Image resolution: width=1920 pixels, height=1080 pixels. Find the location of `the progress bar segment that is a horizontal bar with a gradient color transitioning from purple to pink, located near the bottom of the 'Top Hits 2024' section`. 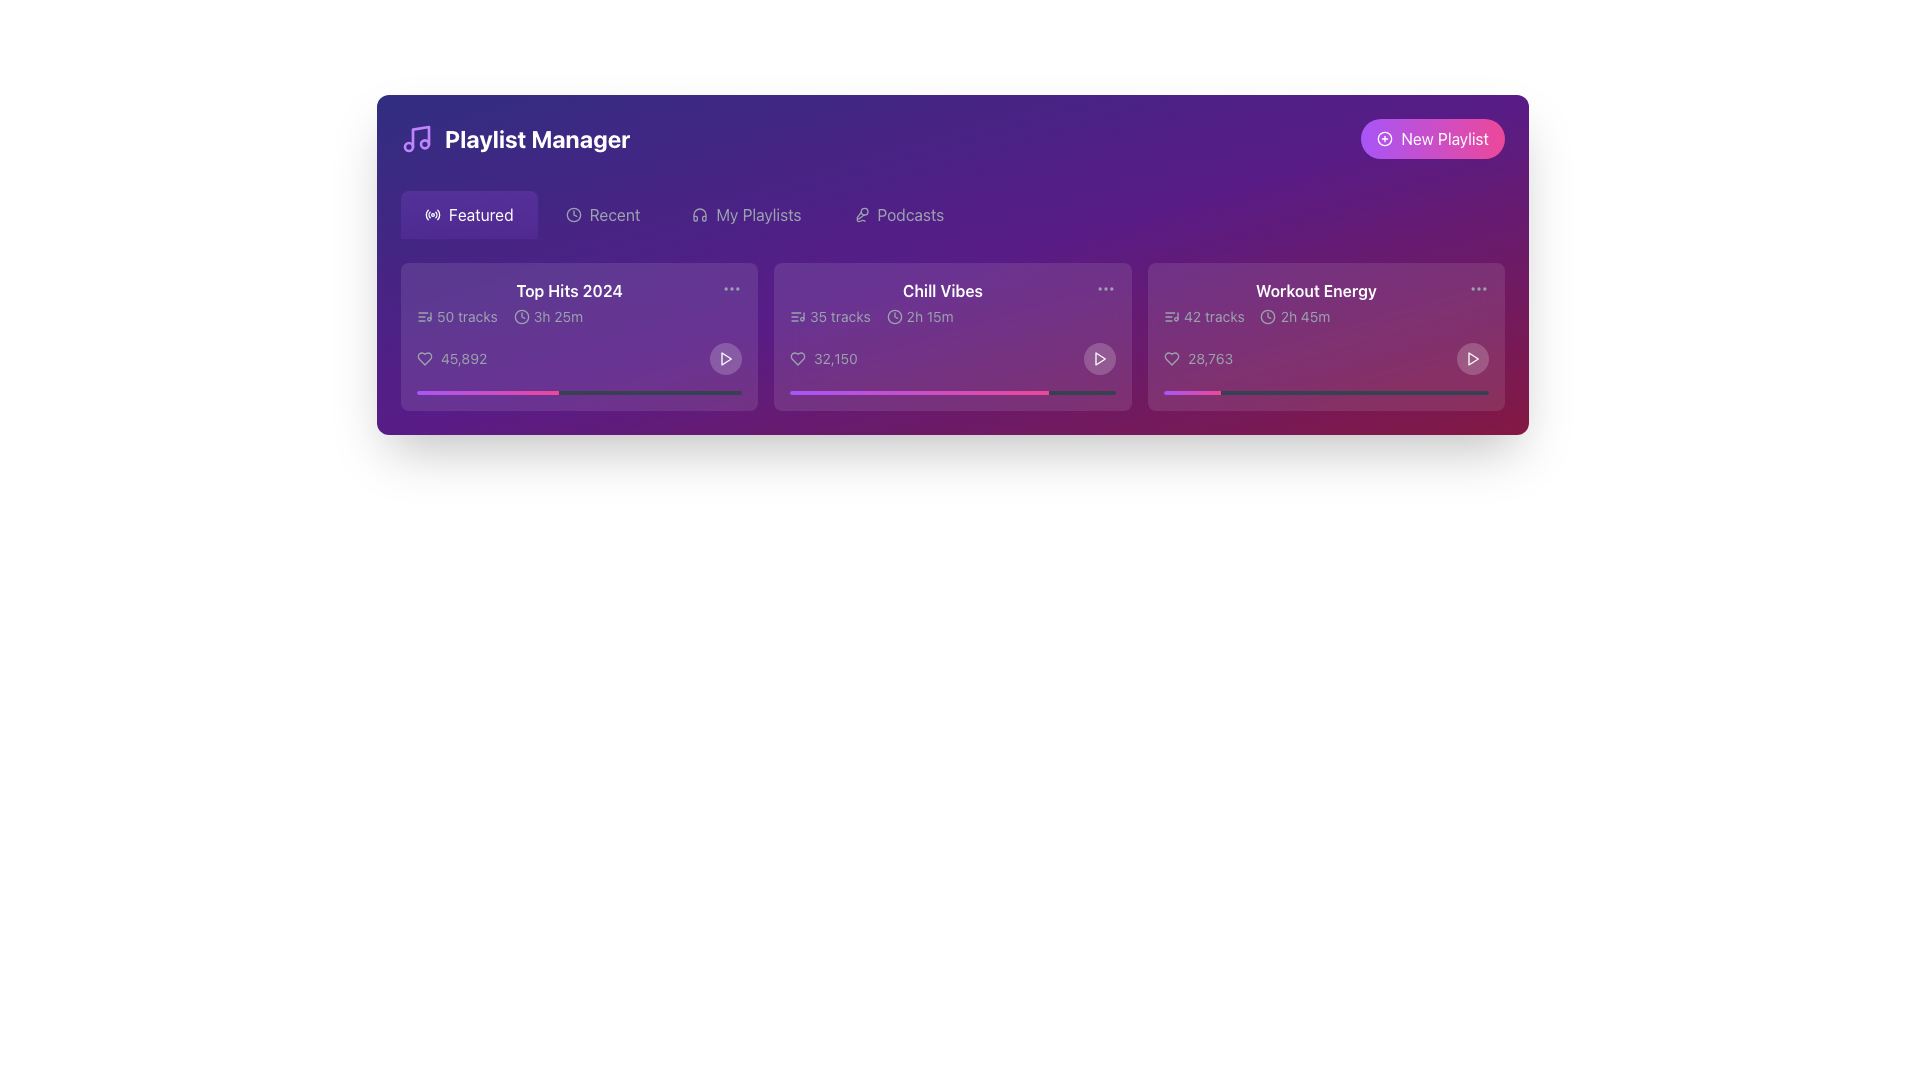

the progress bar segment that is a horizontal bar with a gradient color transitioning from purple to pink, located near the bottom of the 'Top Hits 2024' section is located at coordinates (487, 393).